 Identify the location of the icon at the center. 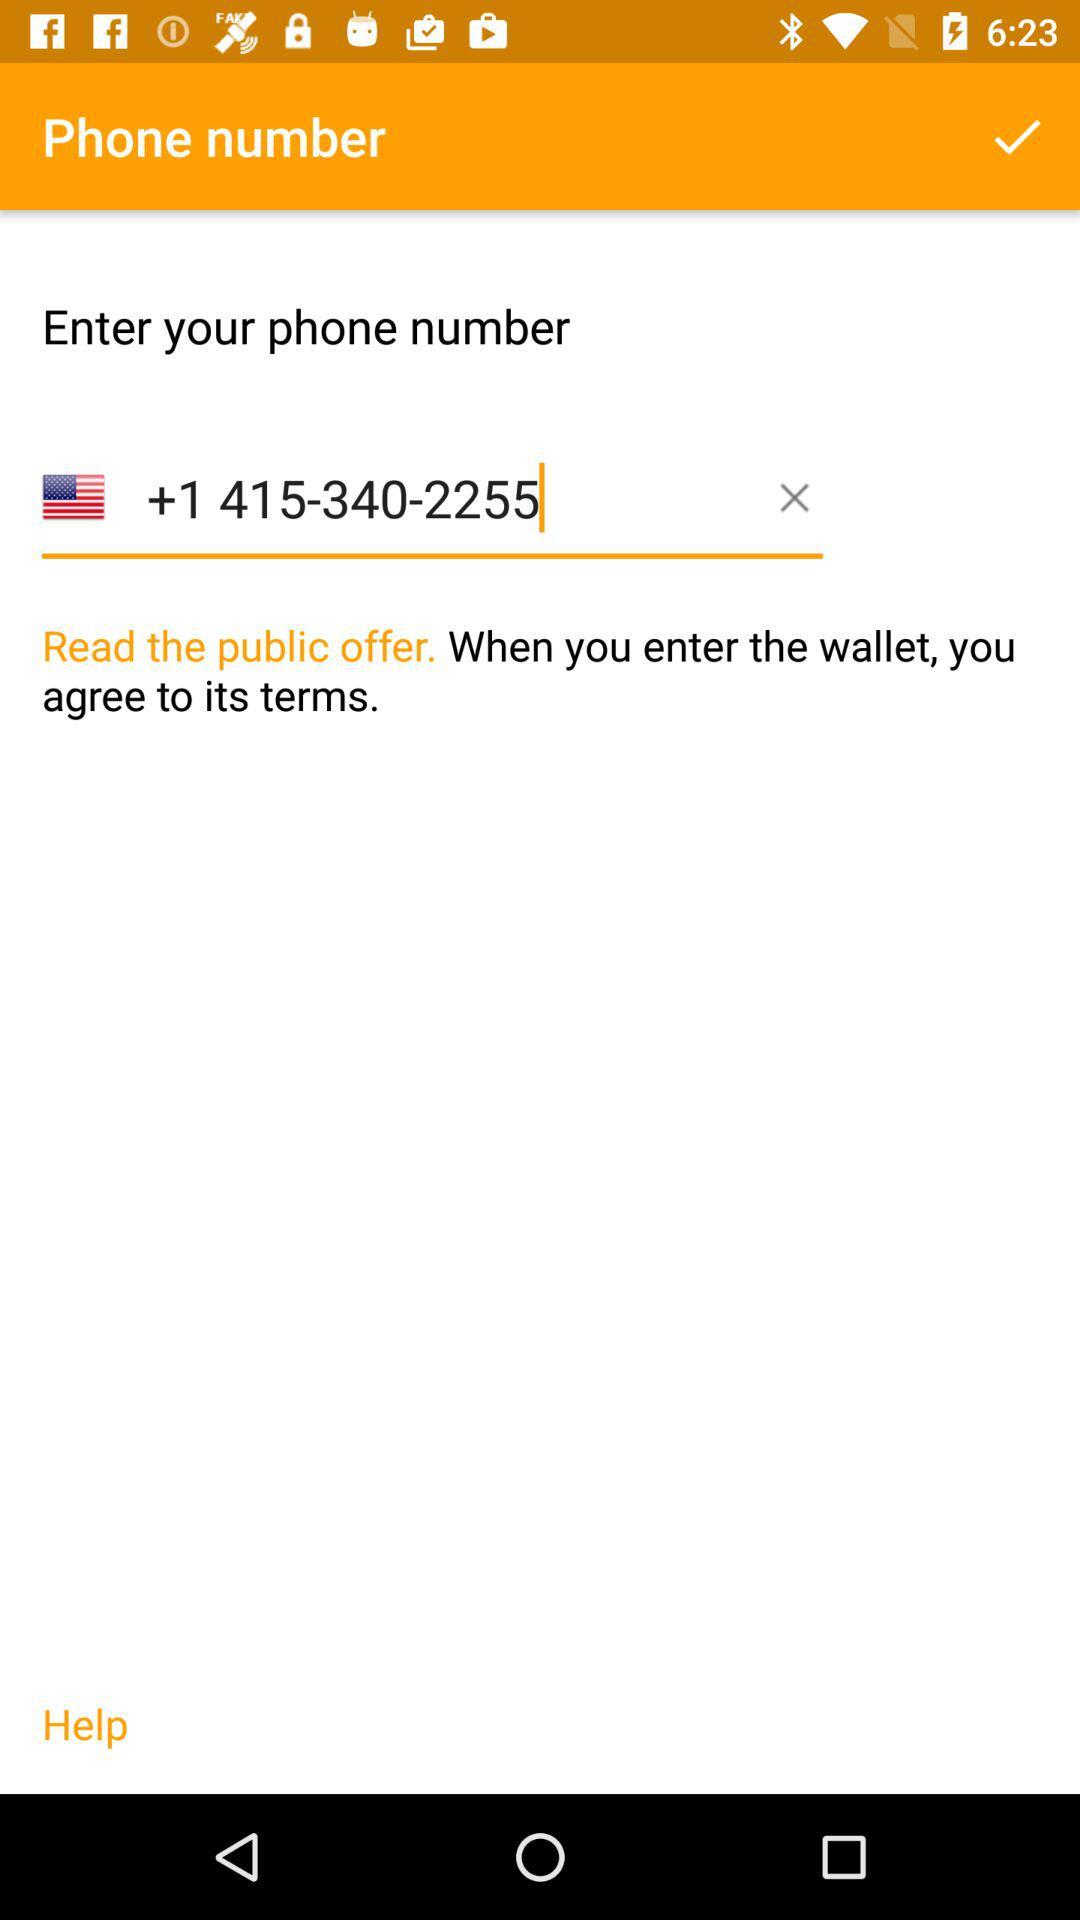
(540, 711).